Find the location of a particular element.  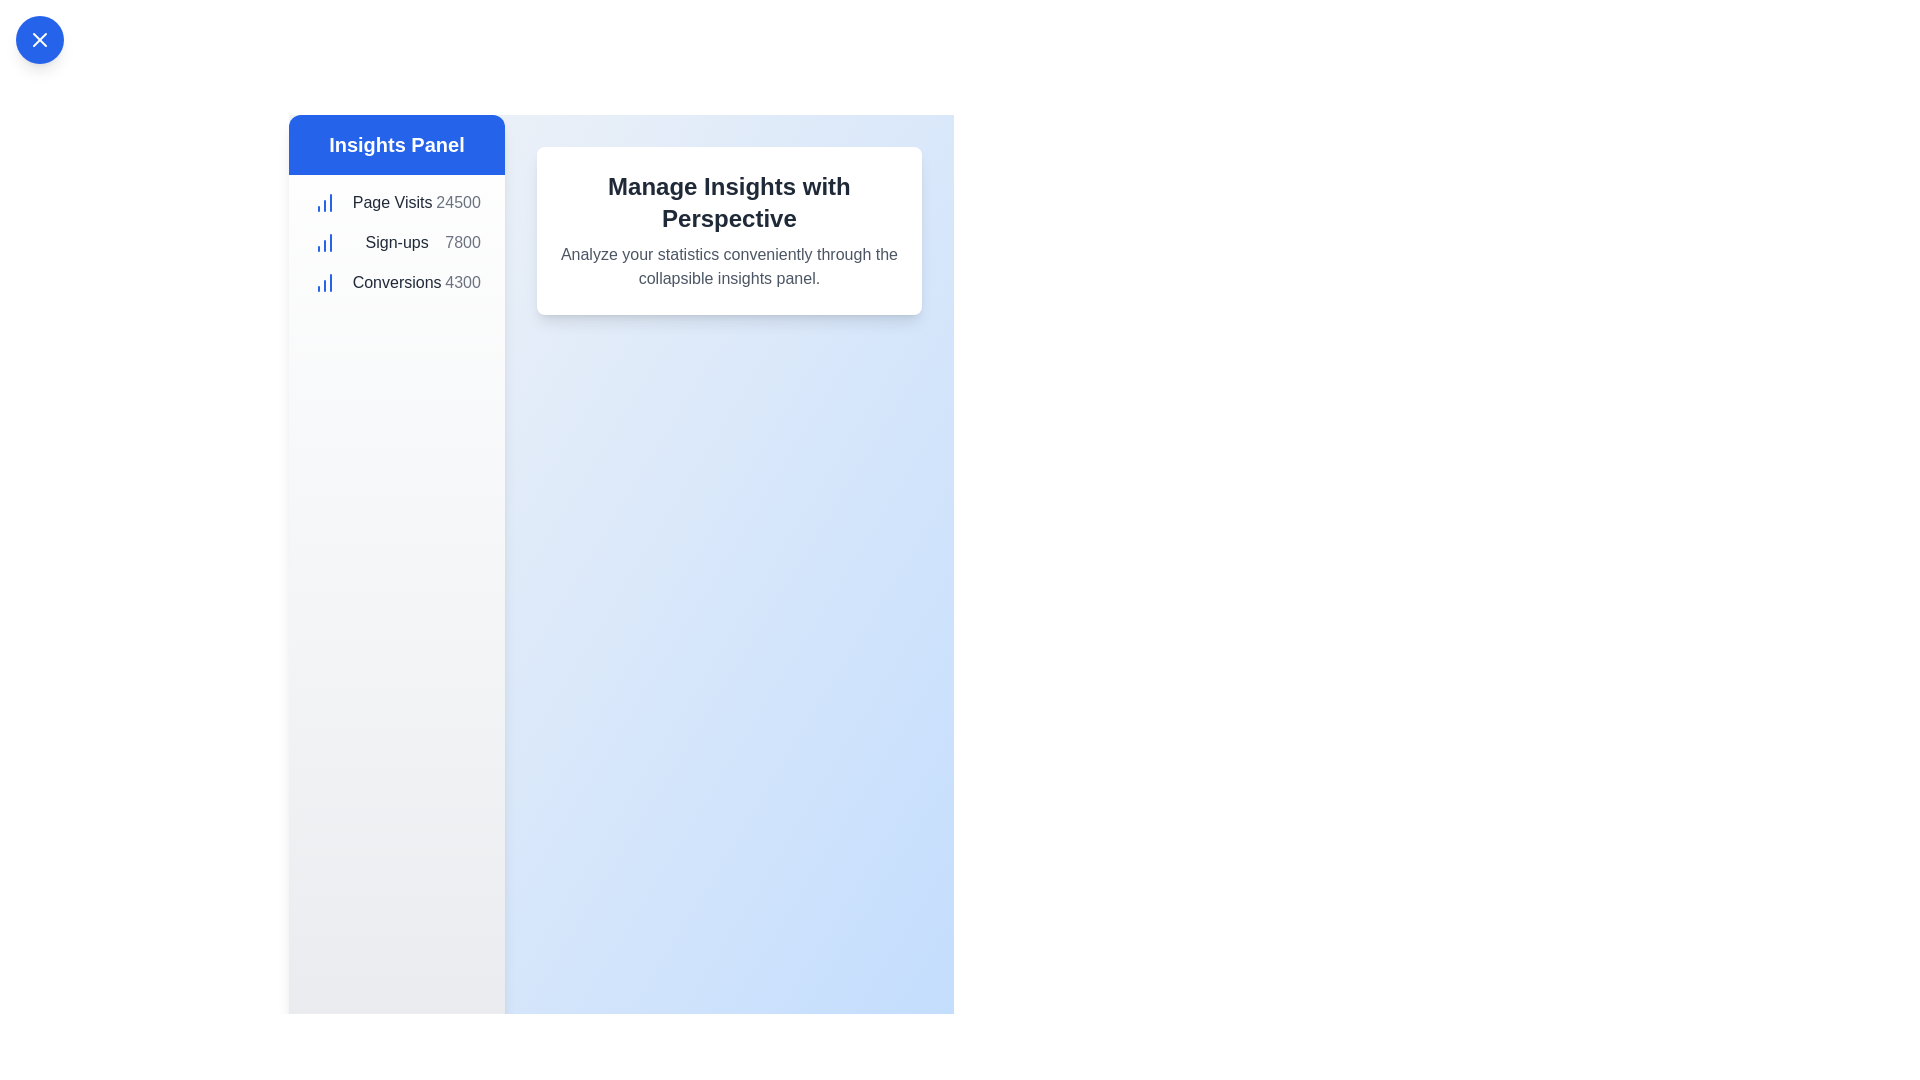

the main content area to explore additional information is located at coordinates (728, 230).